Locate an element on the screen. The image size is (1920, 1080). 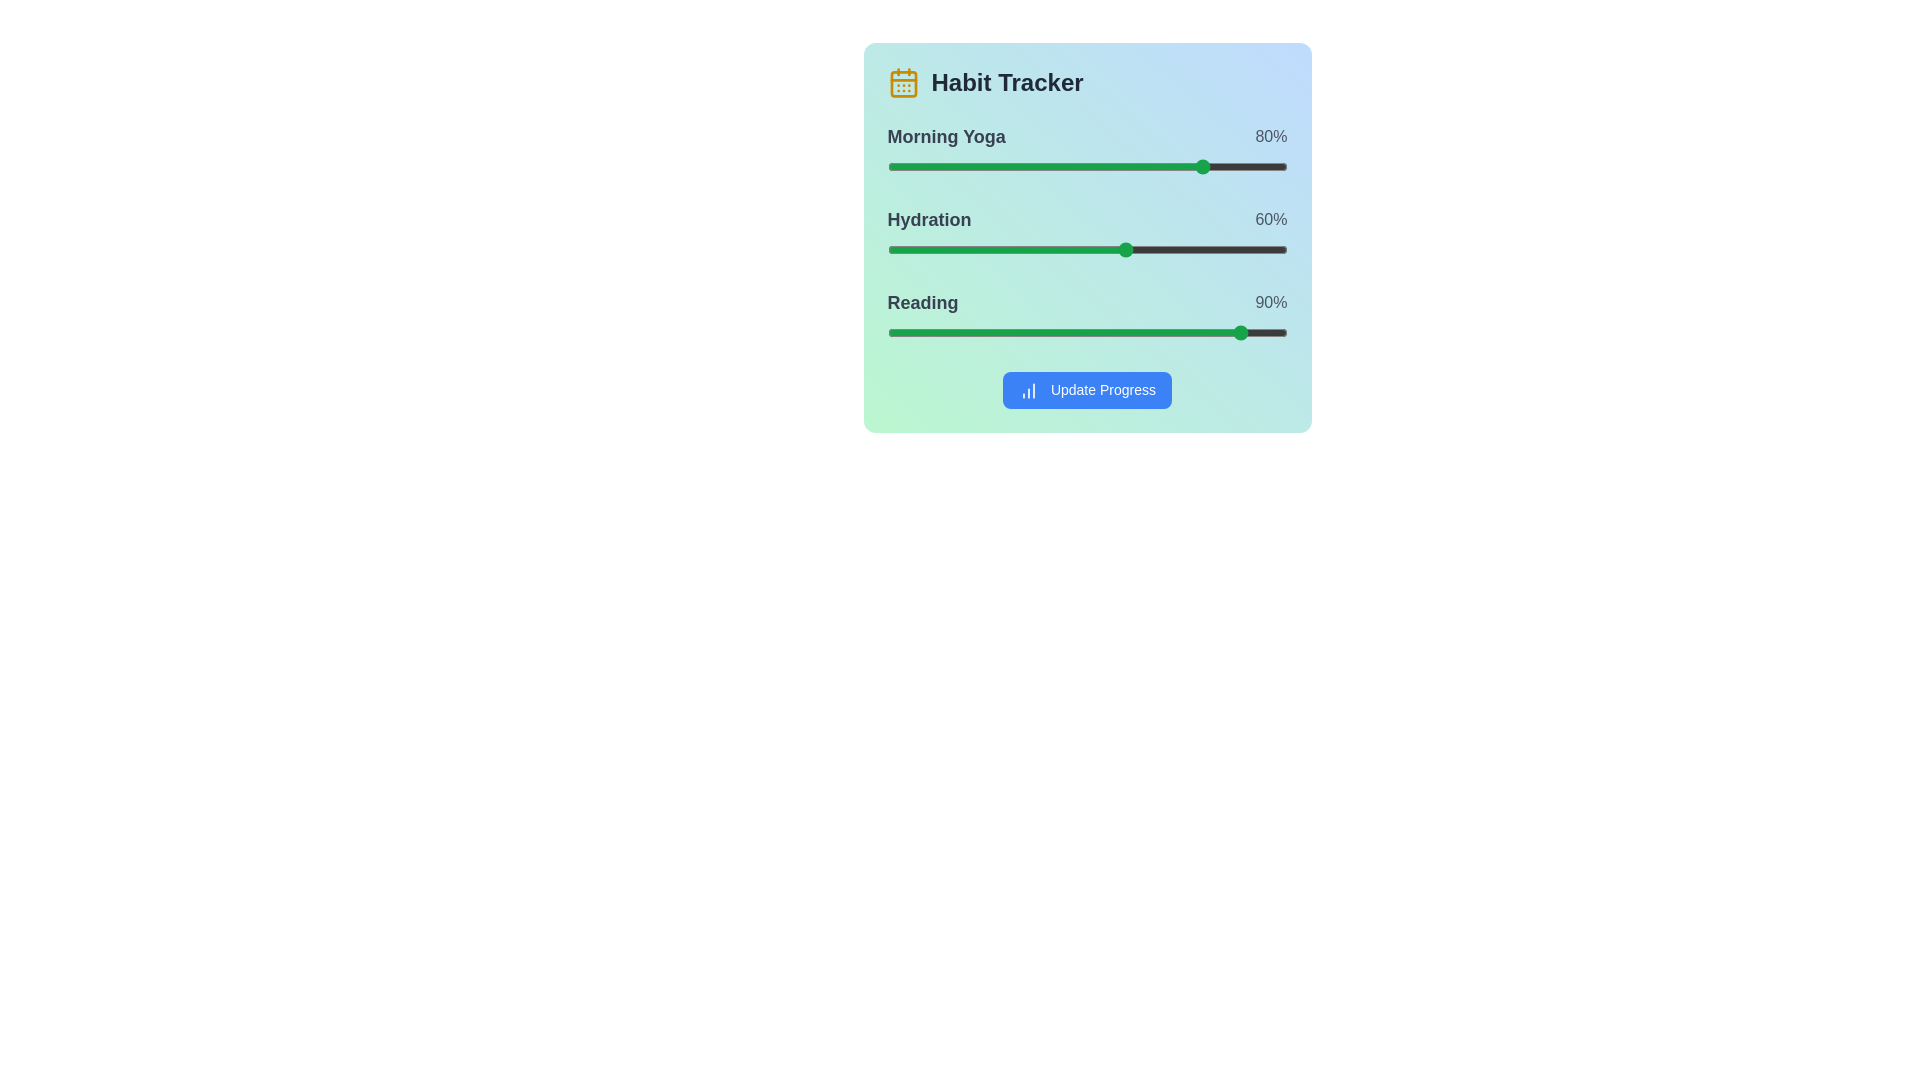
the calendar icon next to 'Habit Tracker' is located at coordinates (902, 82).